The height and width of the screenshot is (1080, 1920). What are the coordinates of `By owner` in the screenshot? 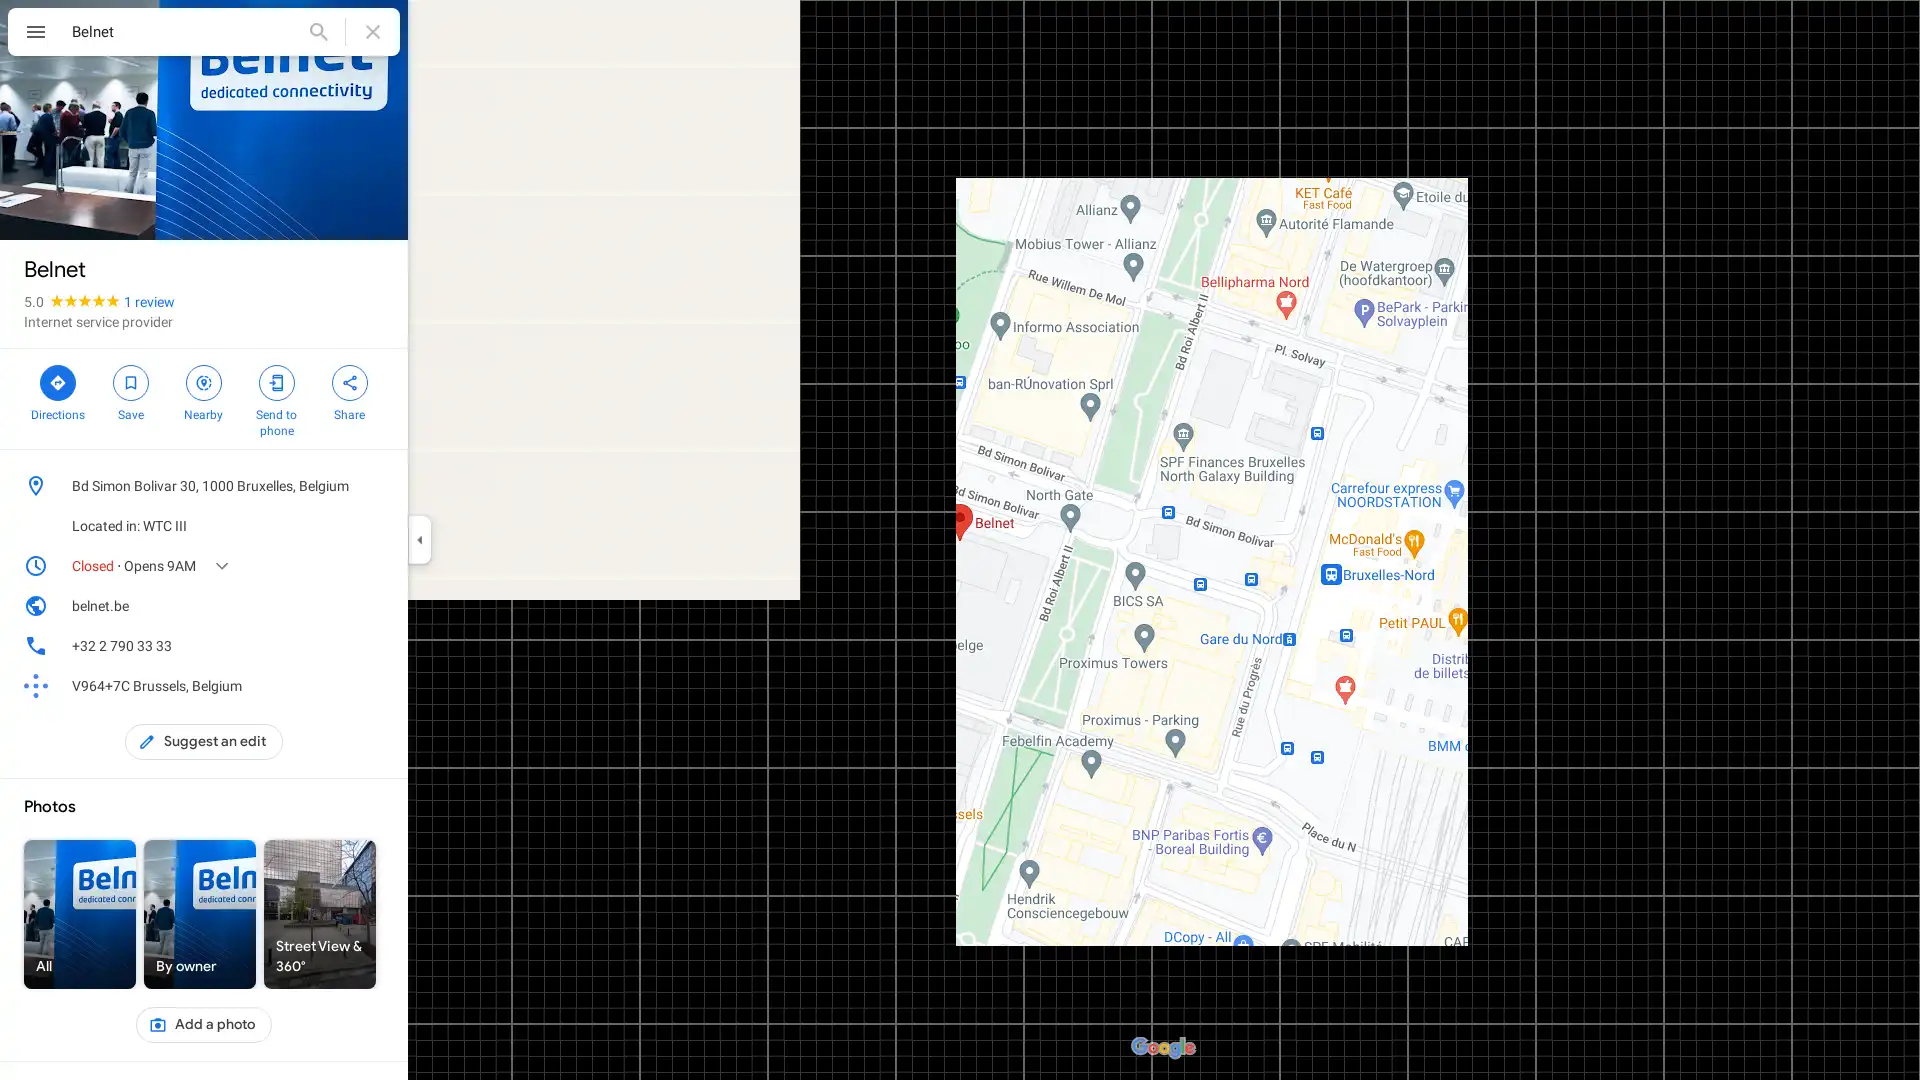 It's located at (200, 914).